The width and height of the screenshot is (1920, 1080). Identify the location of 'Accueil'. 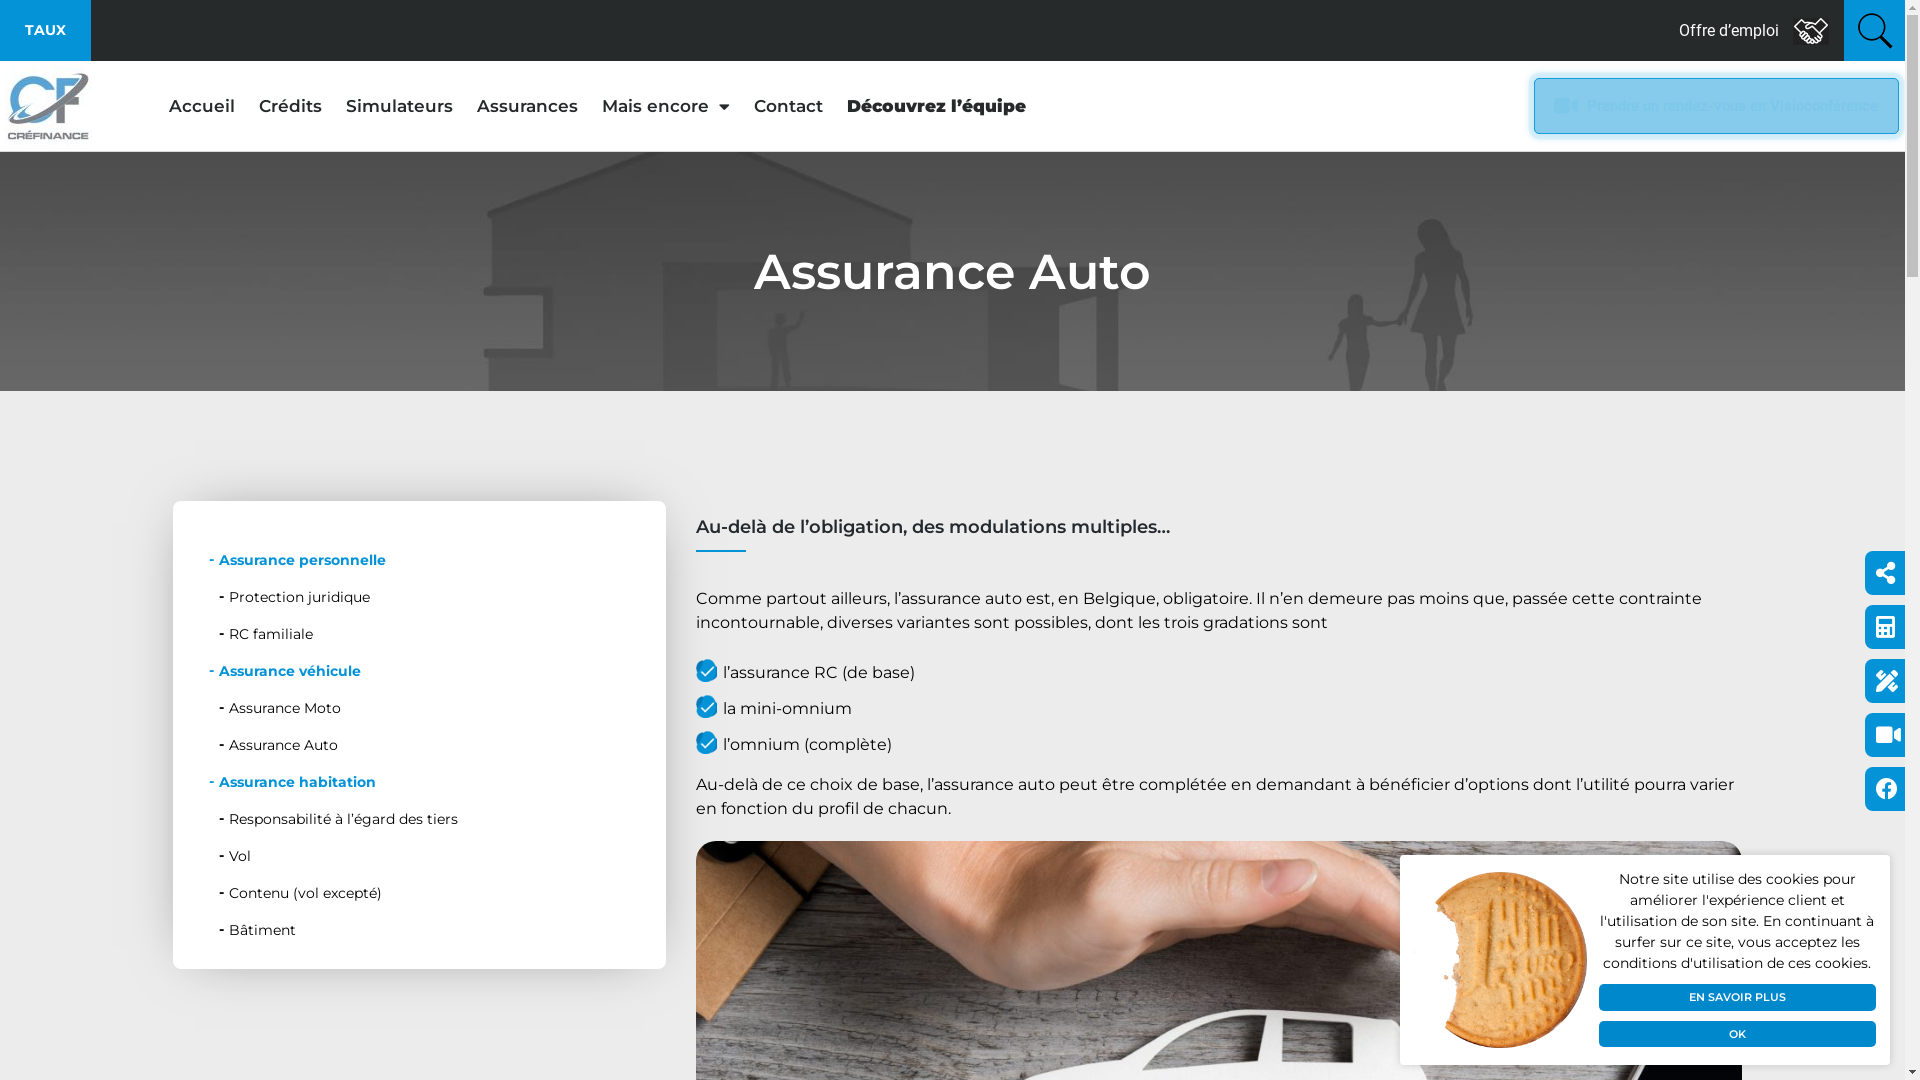
(201, 105).